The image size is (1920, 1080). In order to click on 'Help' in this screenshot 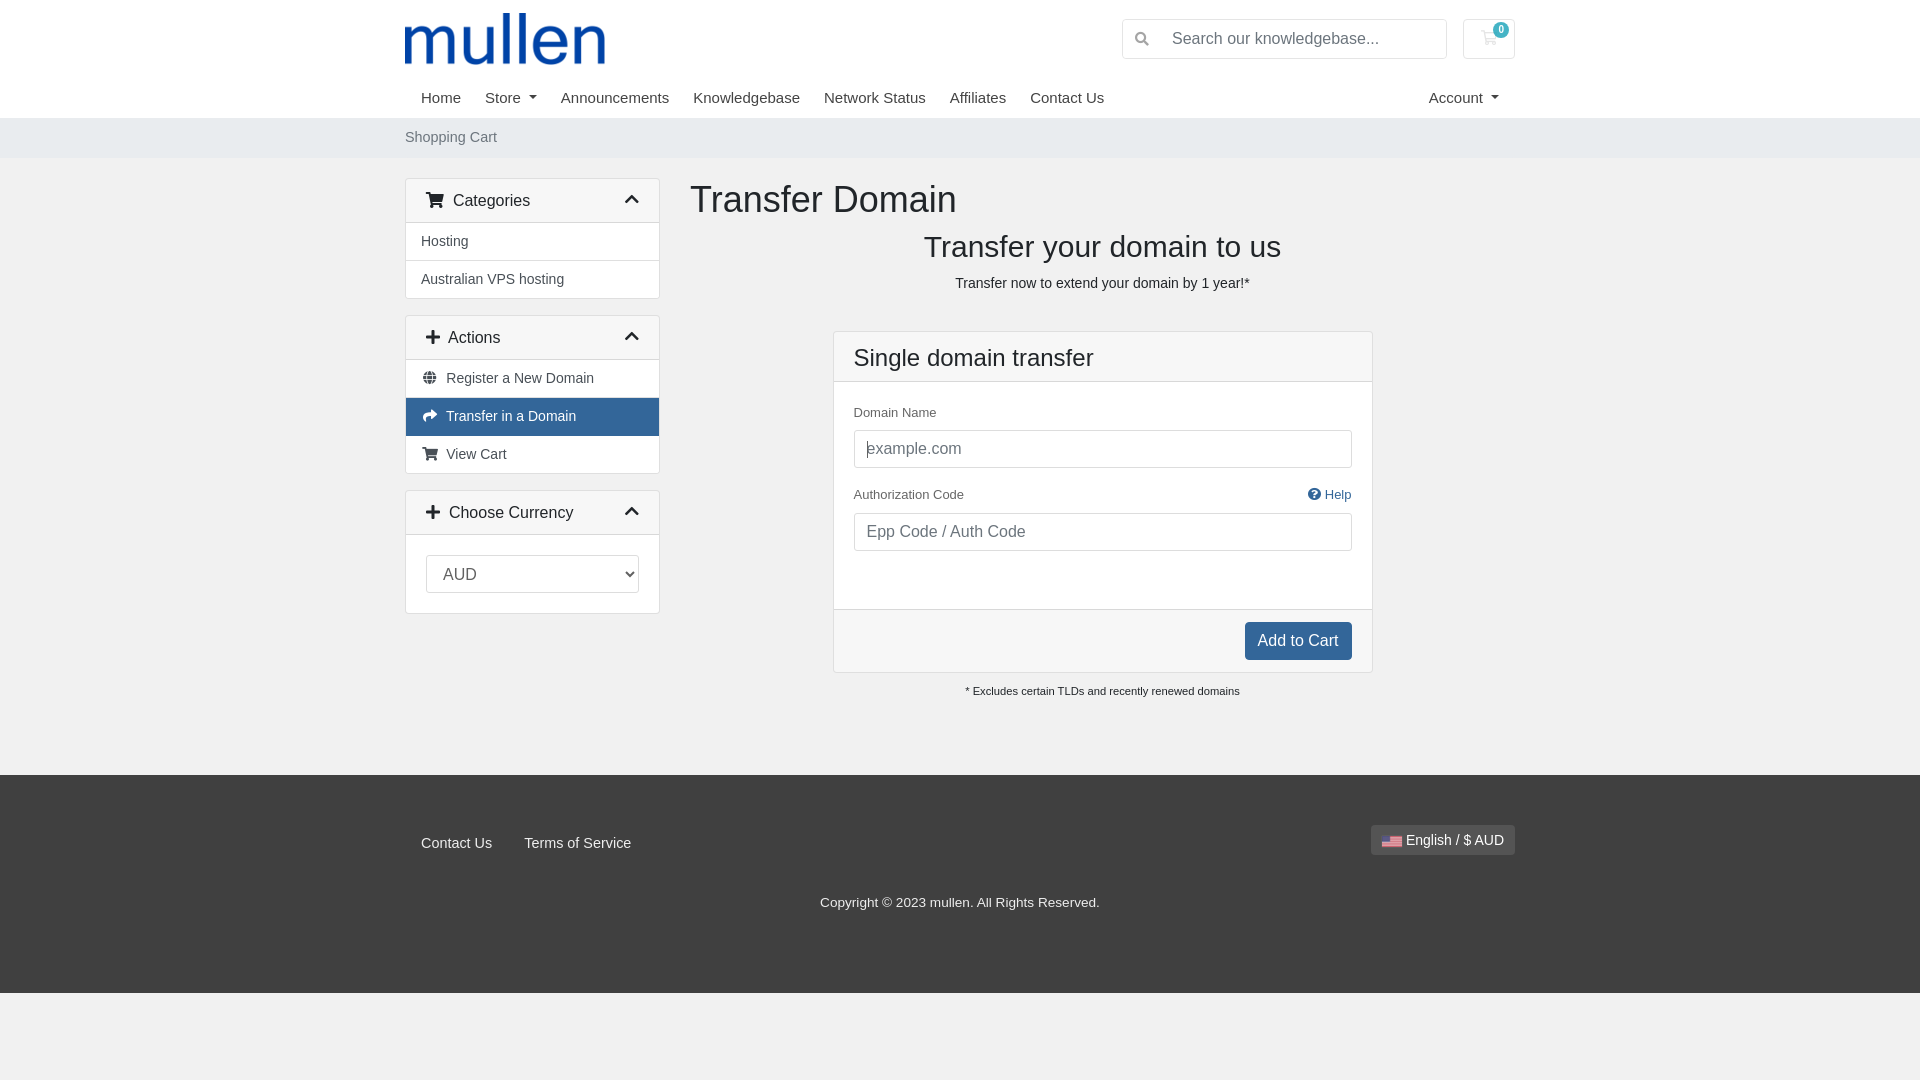, I will do `click(1308, 494)`.